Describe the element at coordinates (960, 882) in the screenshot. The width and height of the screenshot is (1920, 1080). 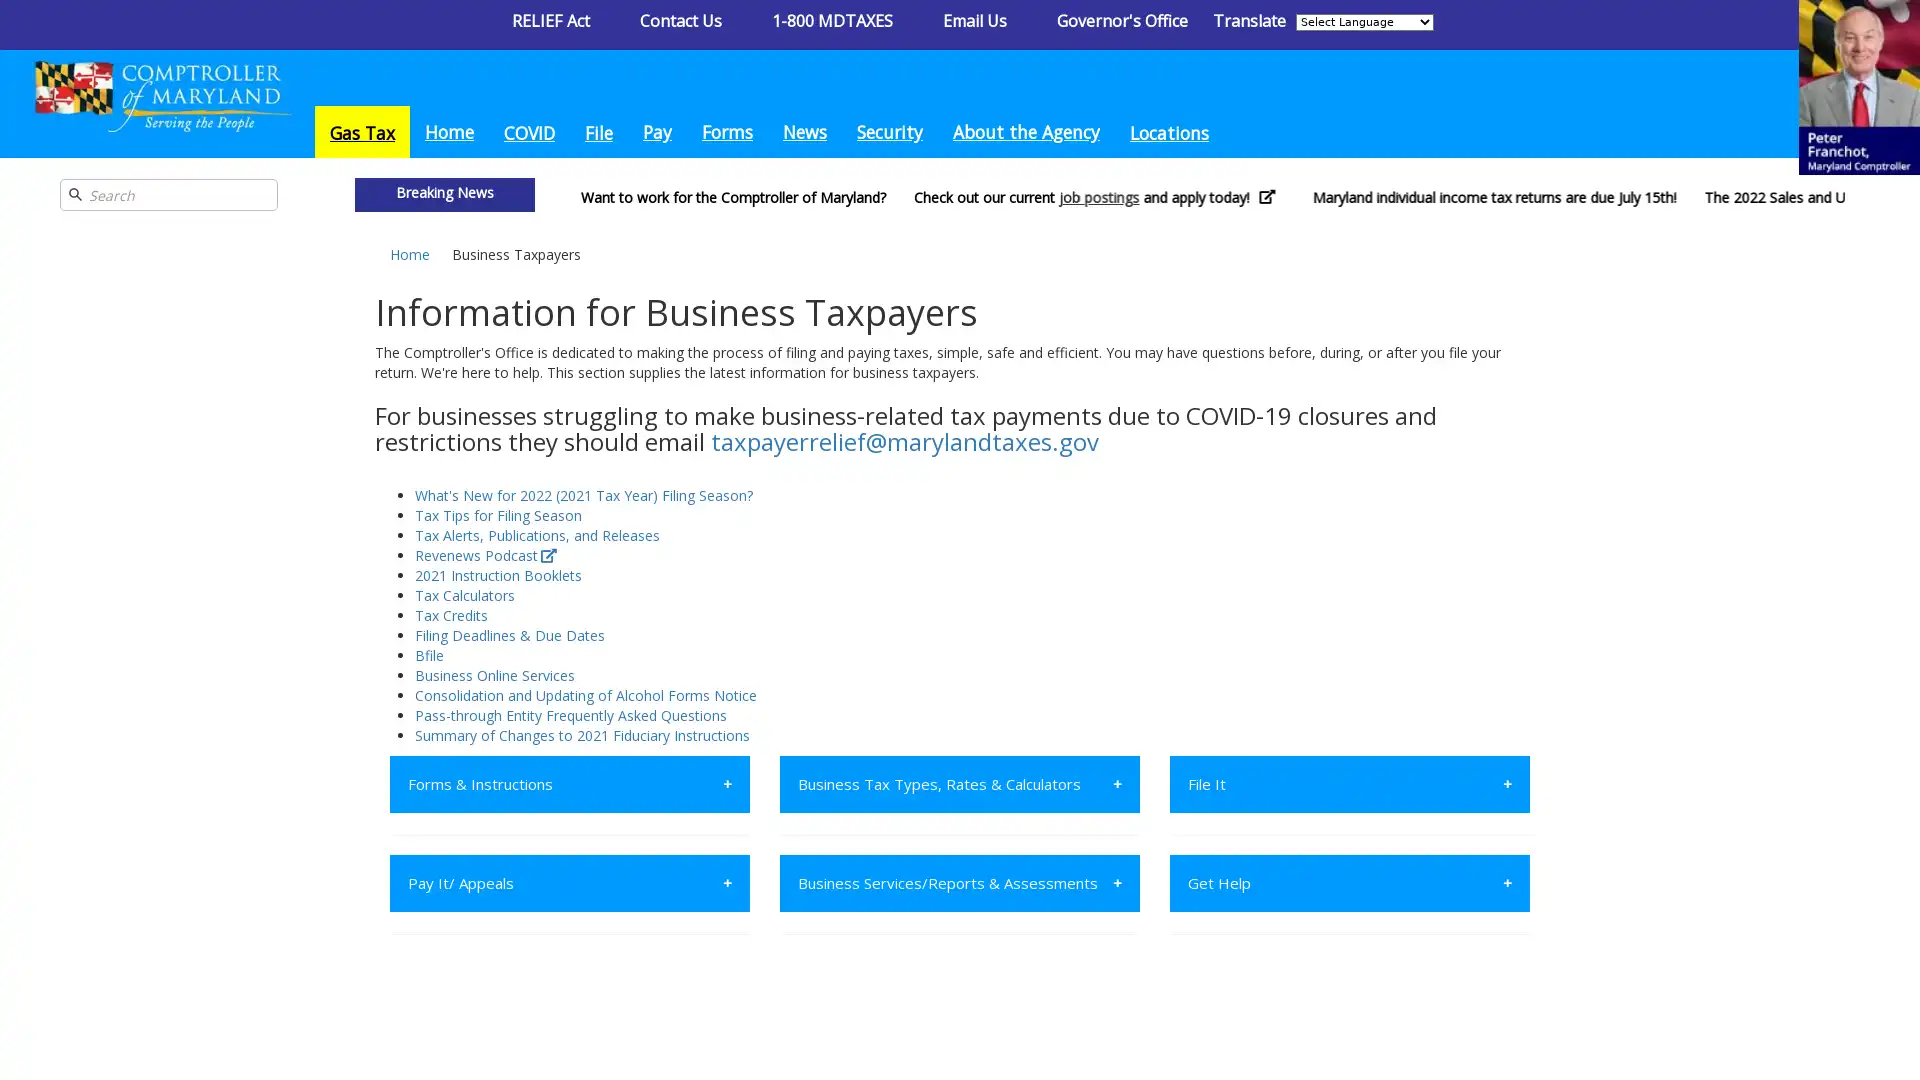
I see `Business Services/Reports & Assessments +` at that location.